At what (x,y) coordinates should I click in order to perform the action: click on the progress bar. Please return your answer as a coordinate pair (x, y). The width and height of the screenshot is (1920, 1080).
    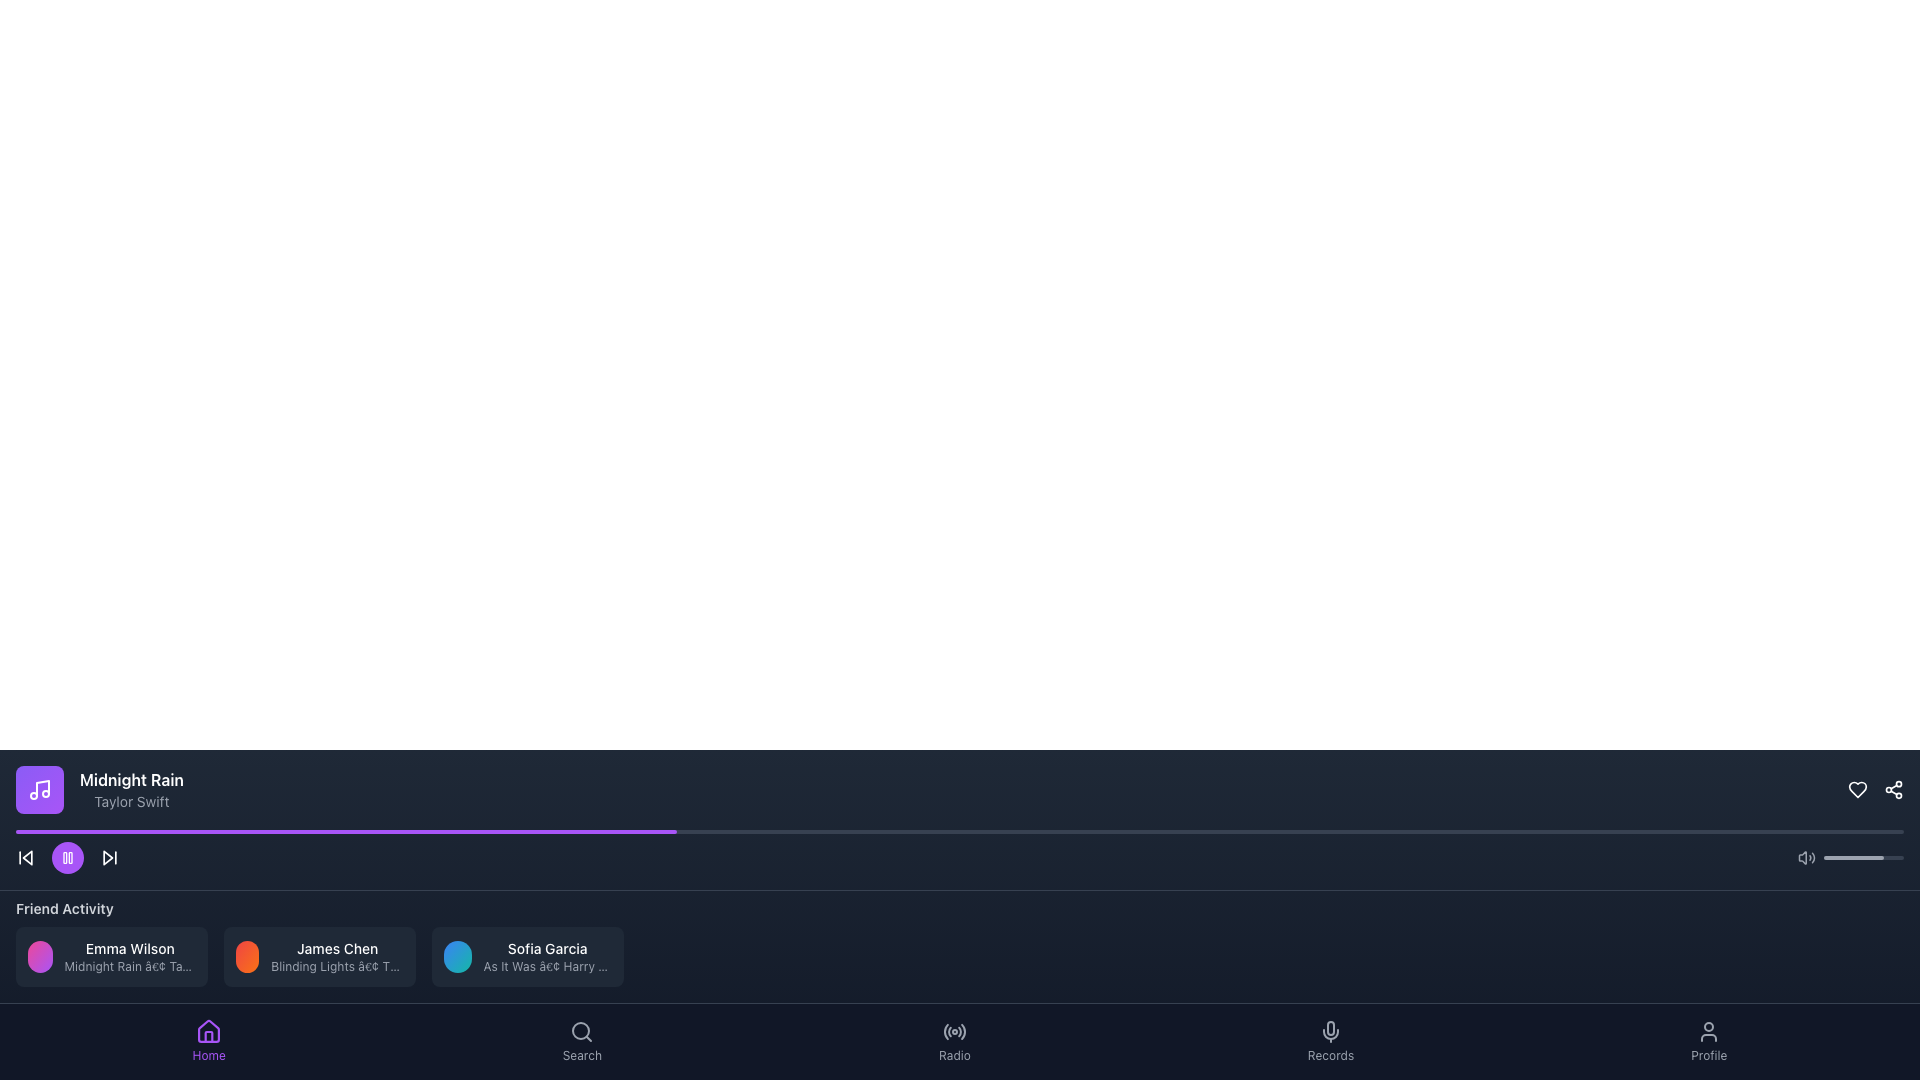
    Looking at the image, I should click on (15, 832).